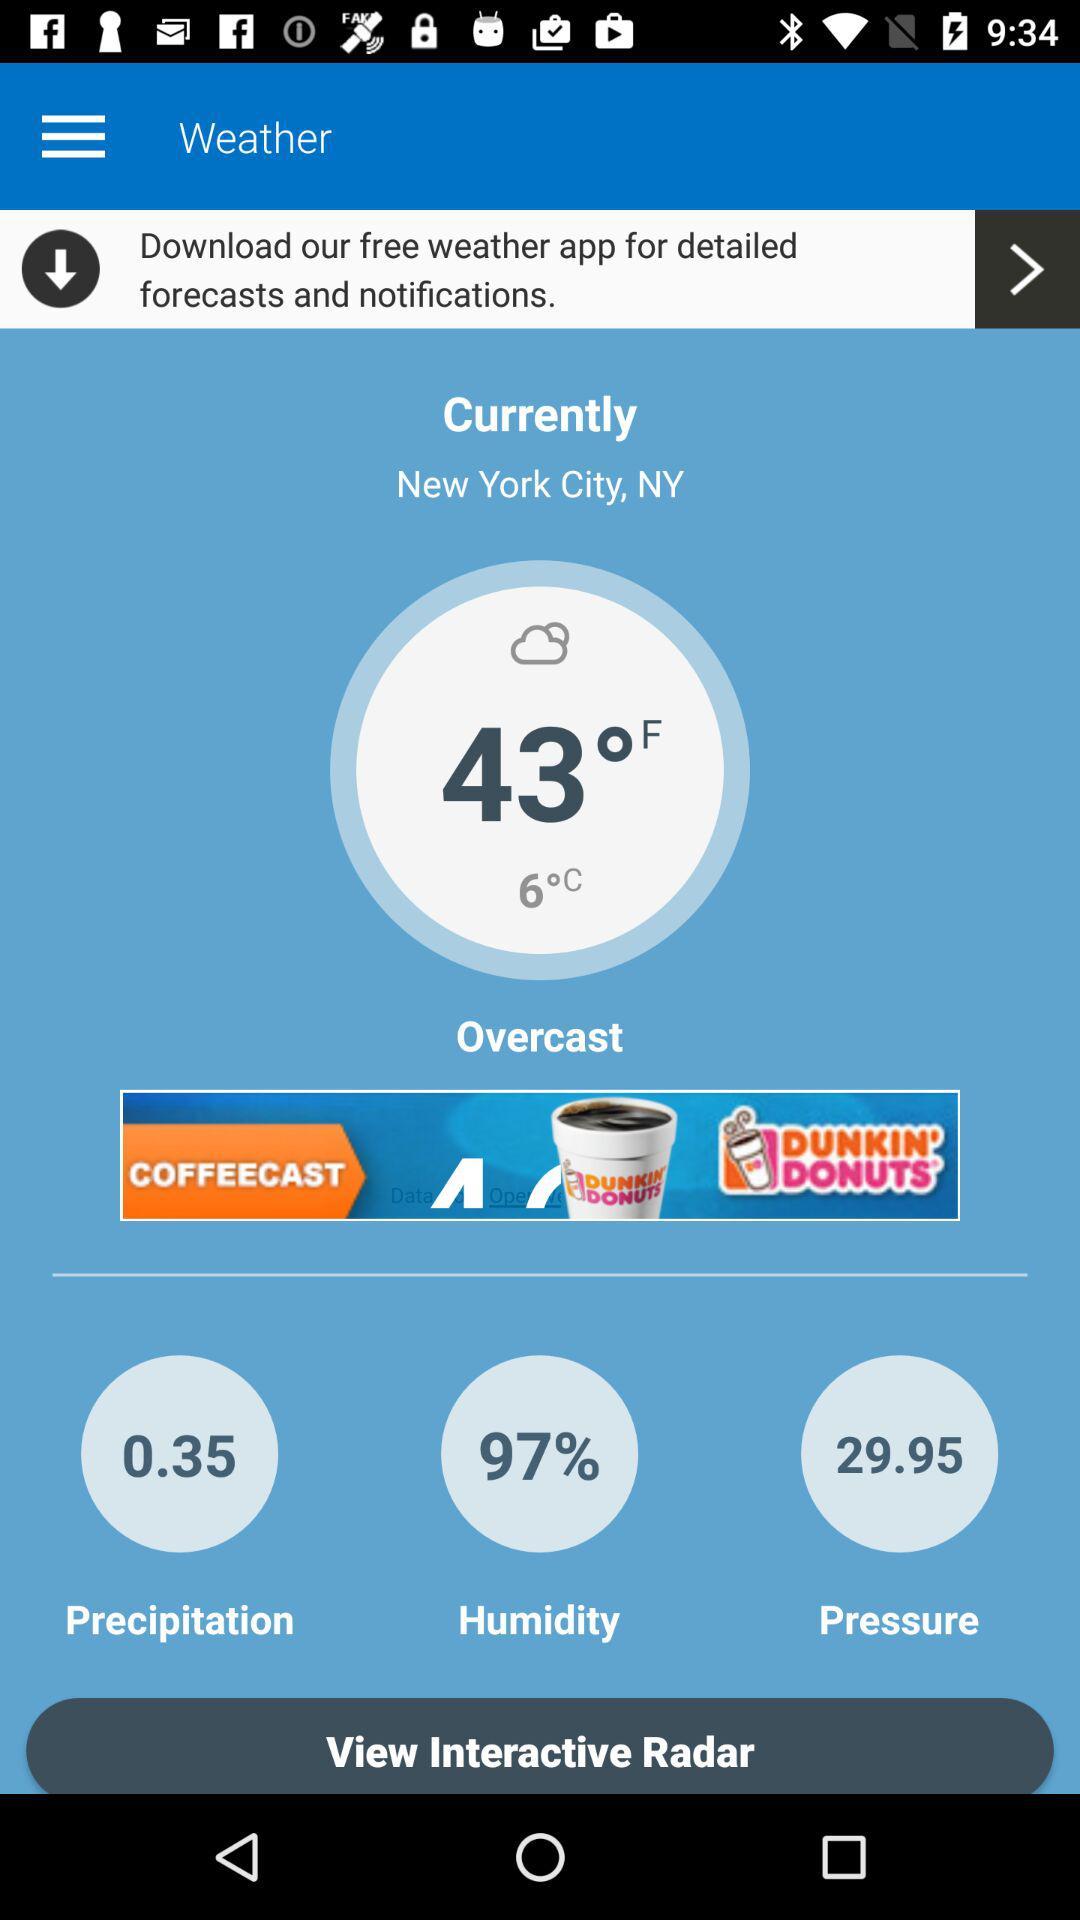  I want to click on open menu, so click(72, 135).